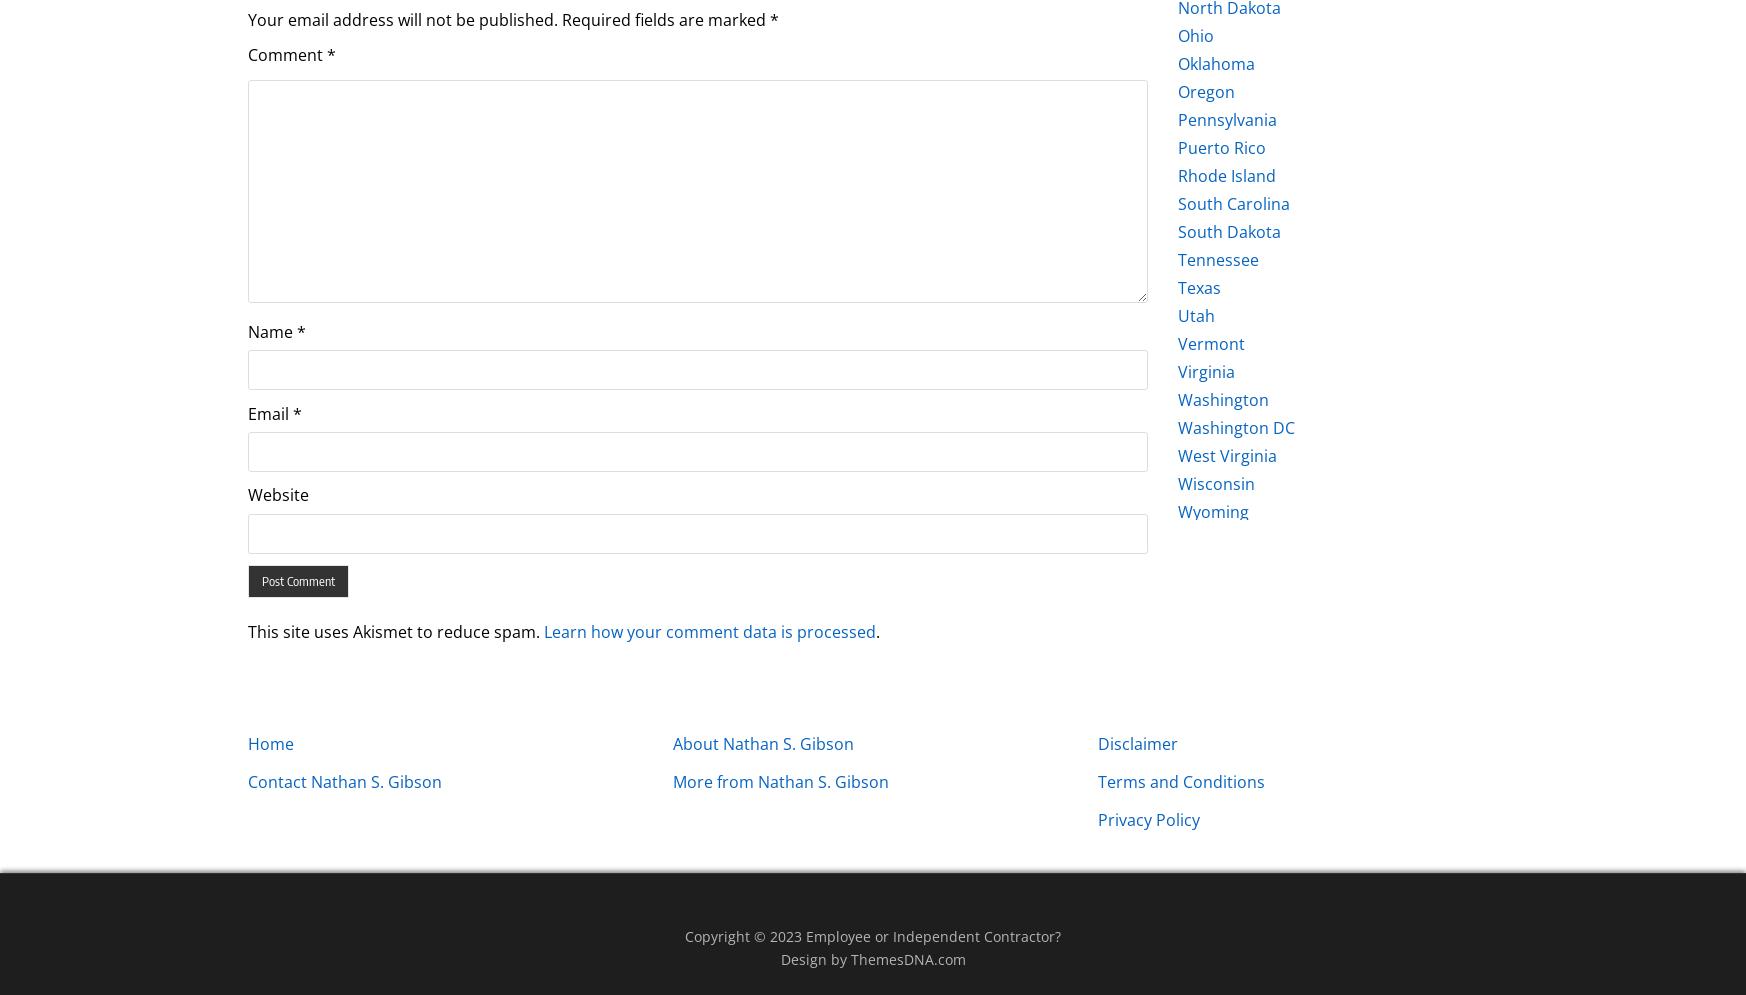  What do you see at coordinates (246, 331) in the screenshot?
I see `'Name'` at bounding box center [246, 331].